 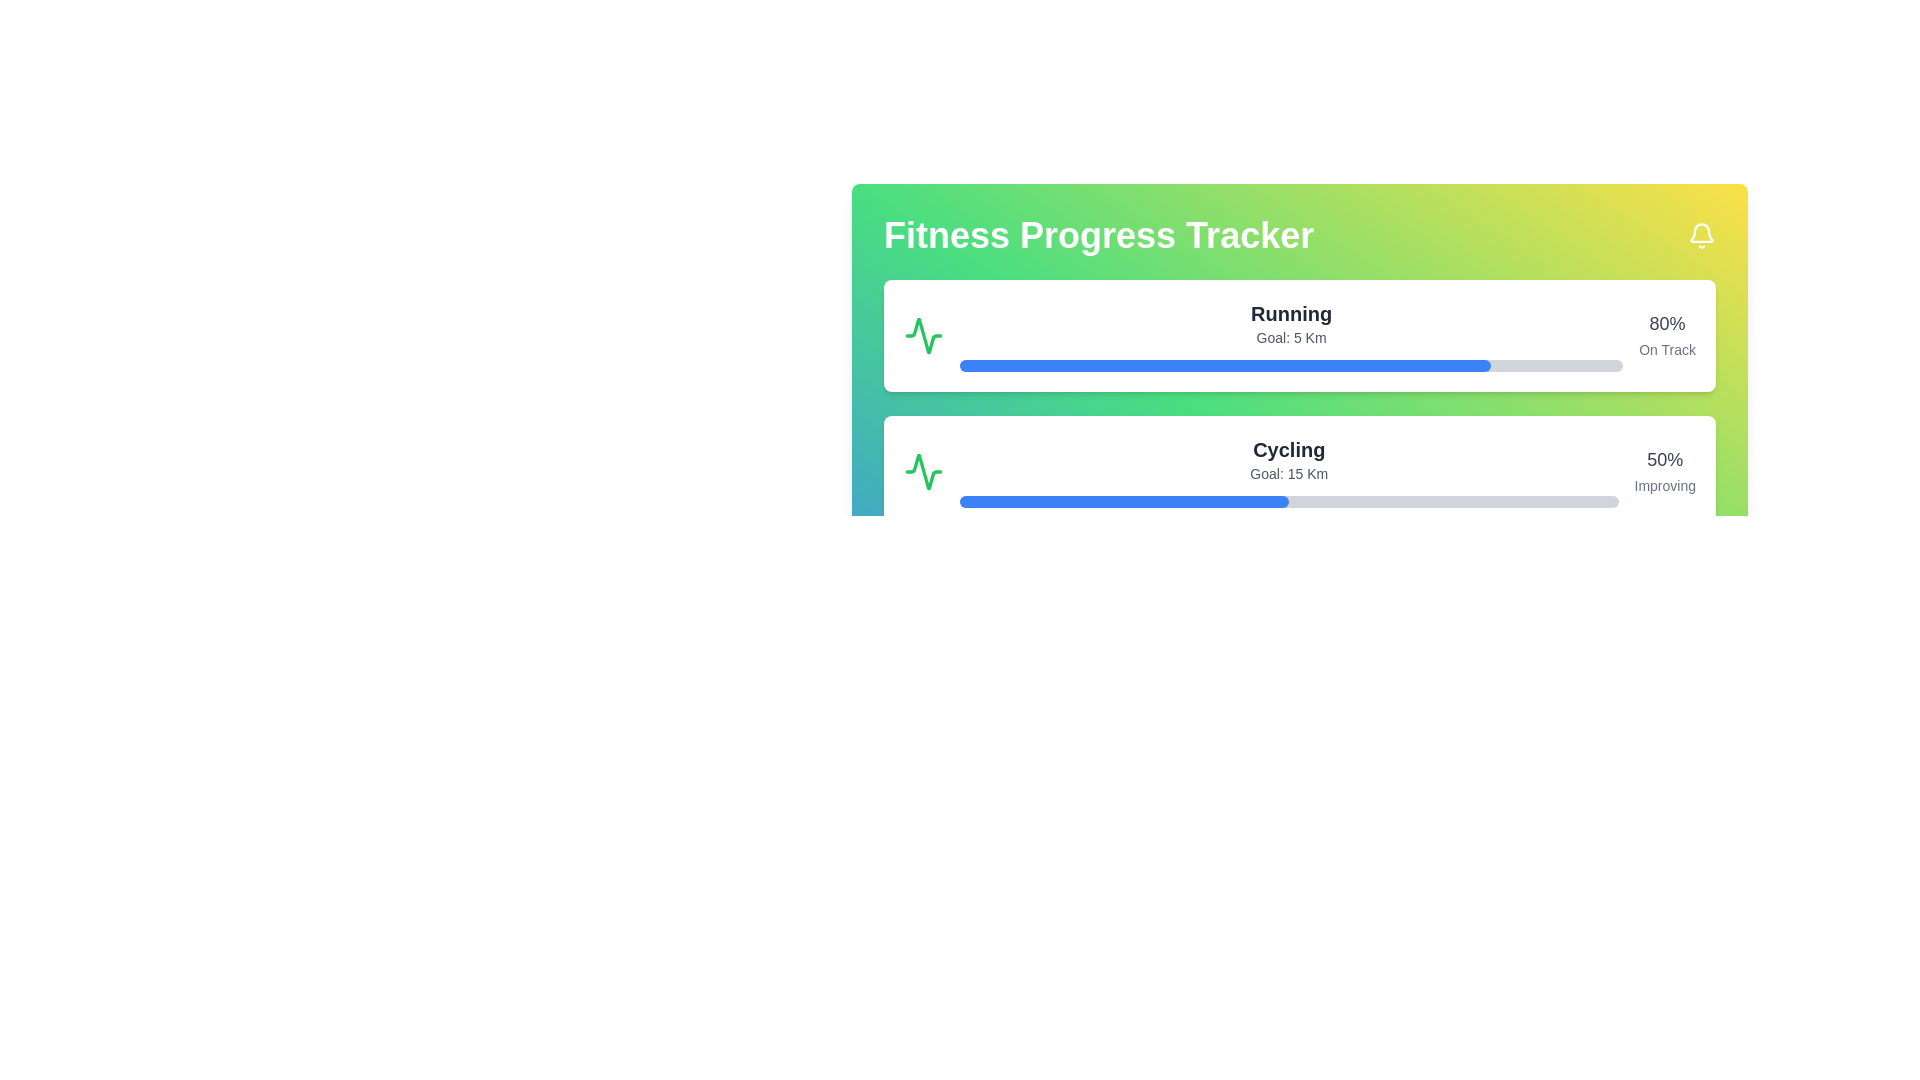 I want to click on the cycling activity icon located in the top-left region of the 'Cycling' section, positioned to the immediate left of the 'Cycling' text, so click(x=923, y=471).